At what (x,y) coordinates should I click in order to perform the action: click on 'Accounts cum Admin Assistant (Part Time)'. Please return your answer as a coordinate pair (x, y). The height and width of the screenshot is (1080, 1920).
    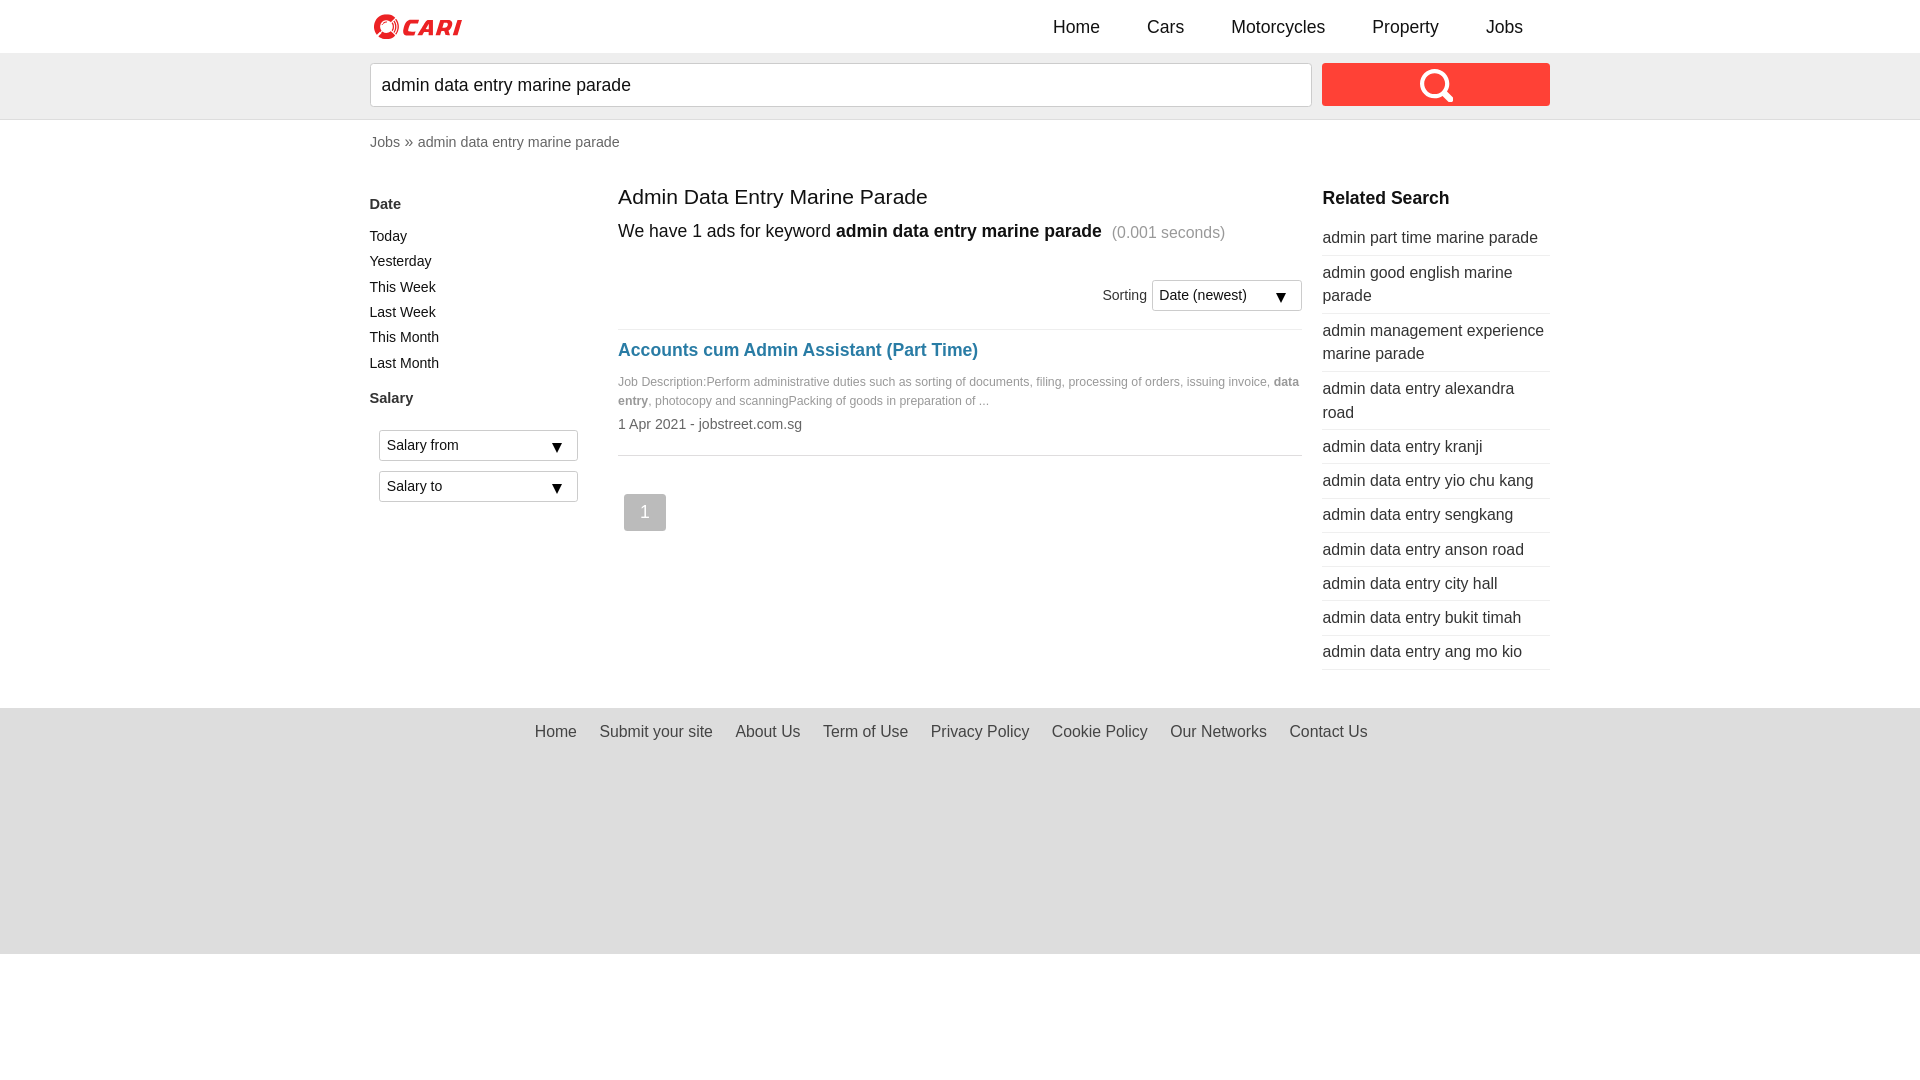
    Looking at the image, I should click on (796, 349).